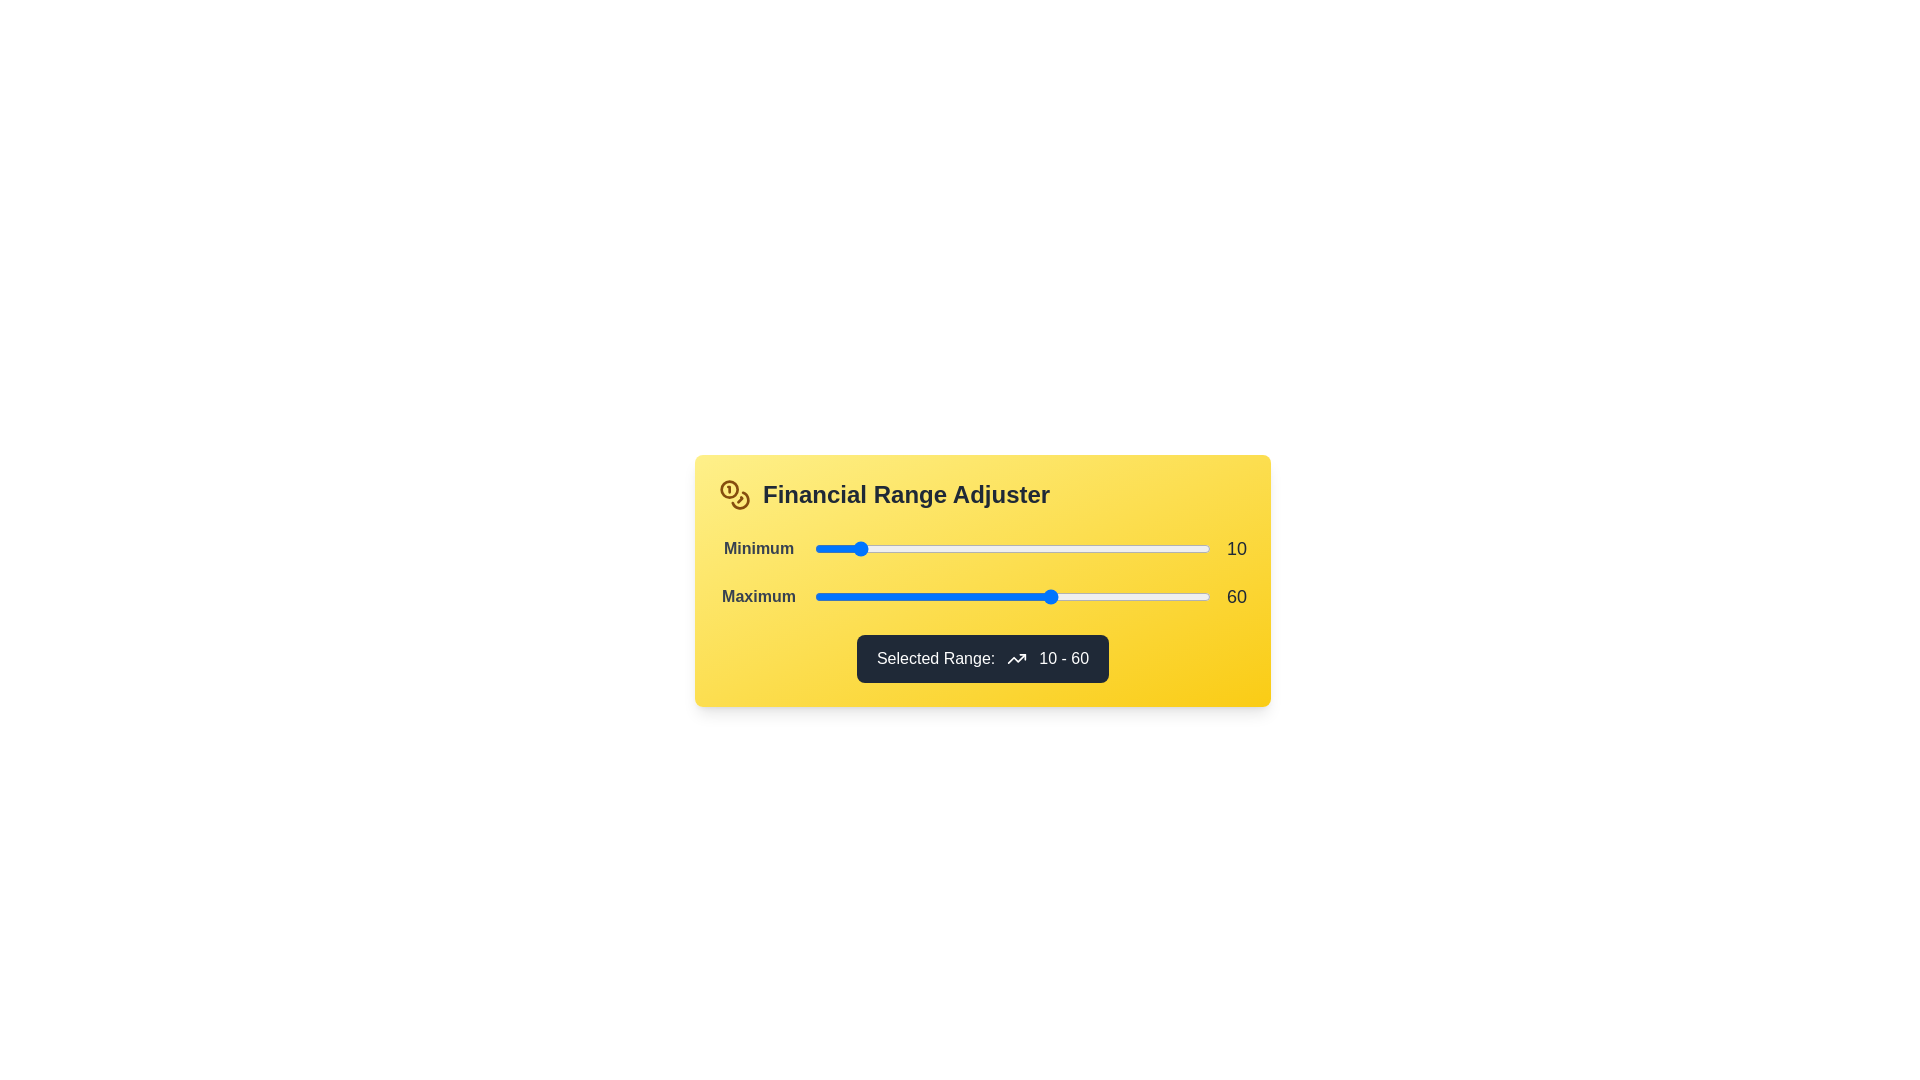 This screenshot has width=1920, height=1080. What do you see at coordinates (889, 548) in the screenshot?
I see `the 'Minimum' slider to 19 within its range` at bounding box center [889, 548].